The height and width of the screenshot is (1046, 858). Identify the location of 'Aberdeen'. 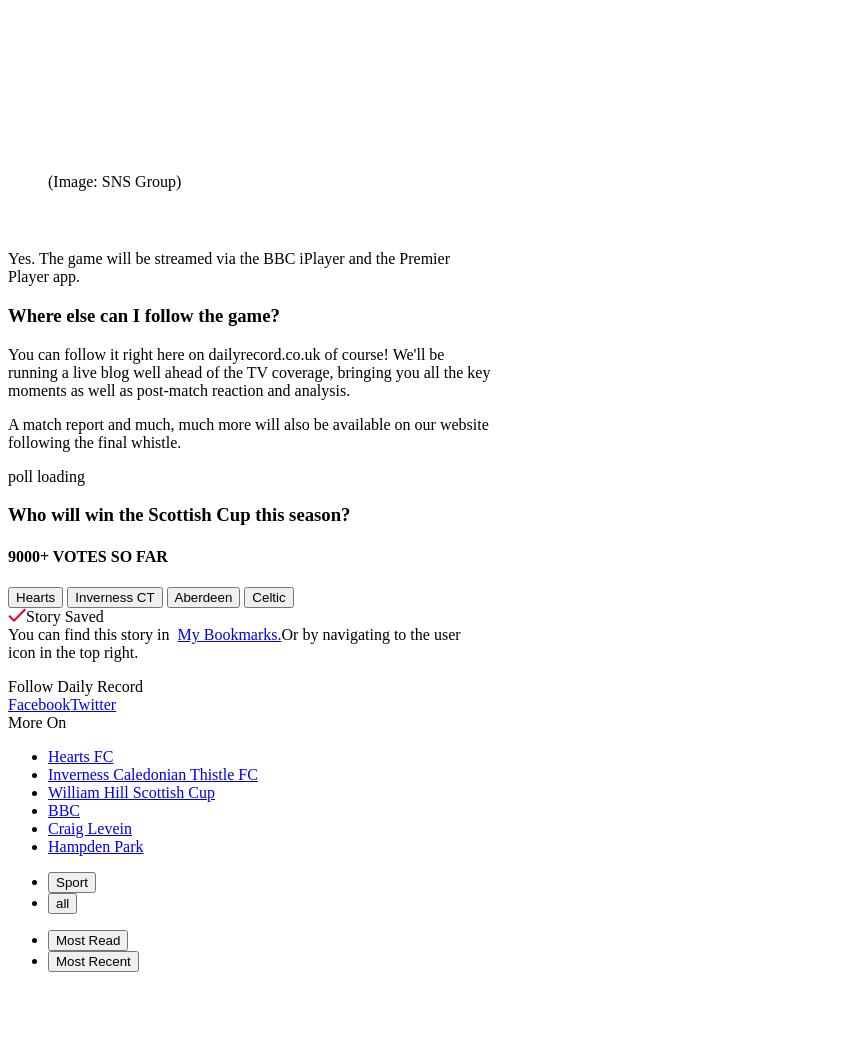
(203, 596).